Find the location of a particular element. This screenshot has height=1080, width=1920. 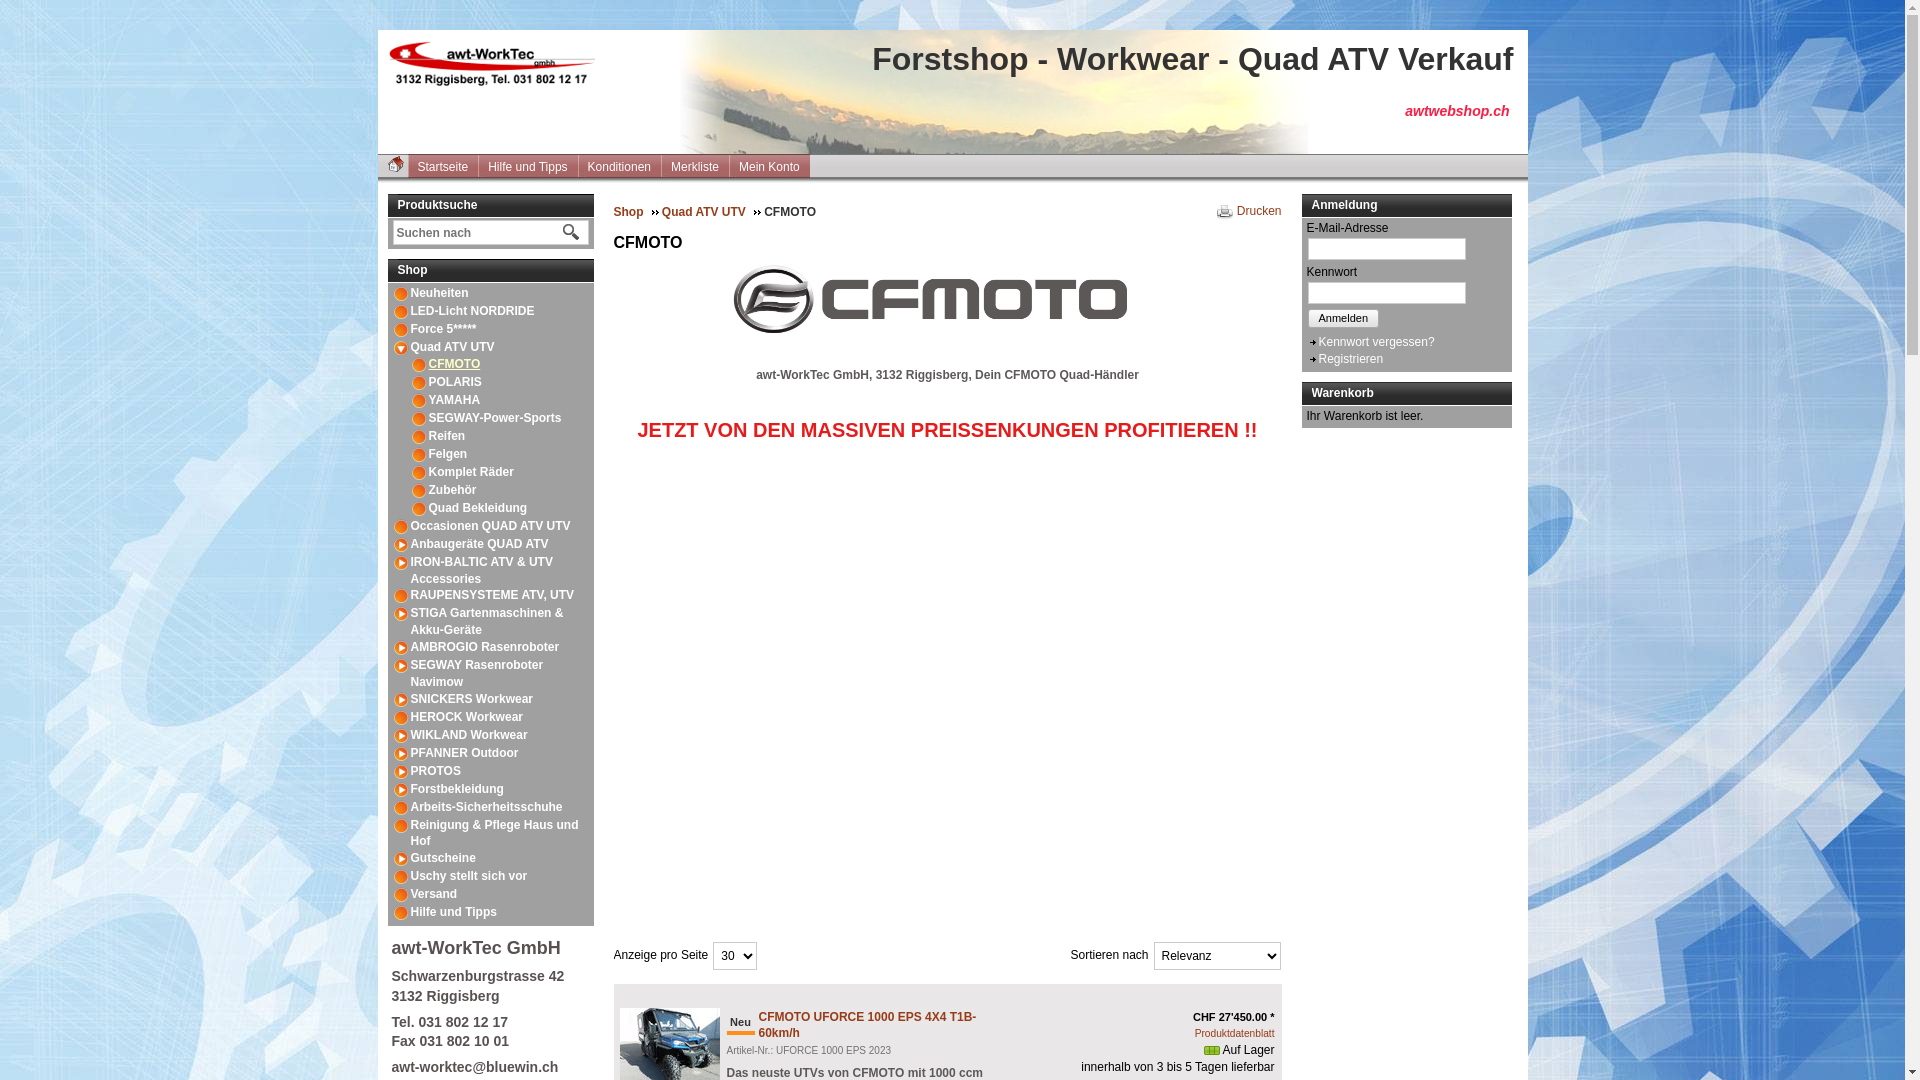

'Shop' is located at coordinates (635, 212).